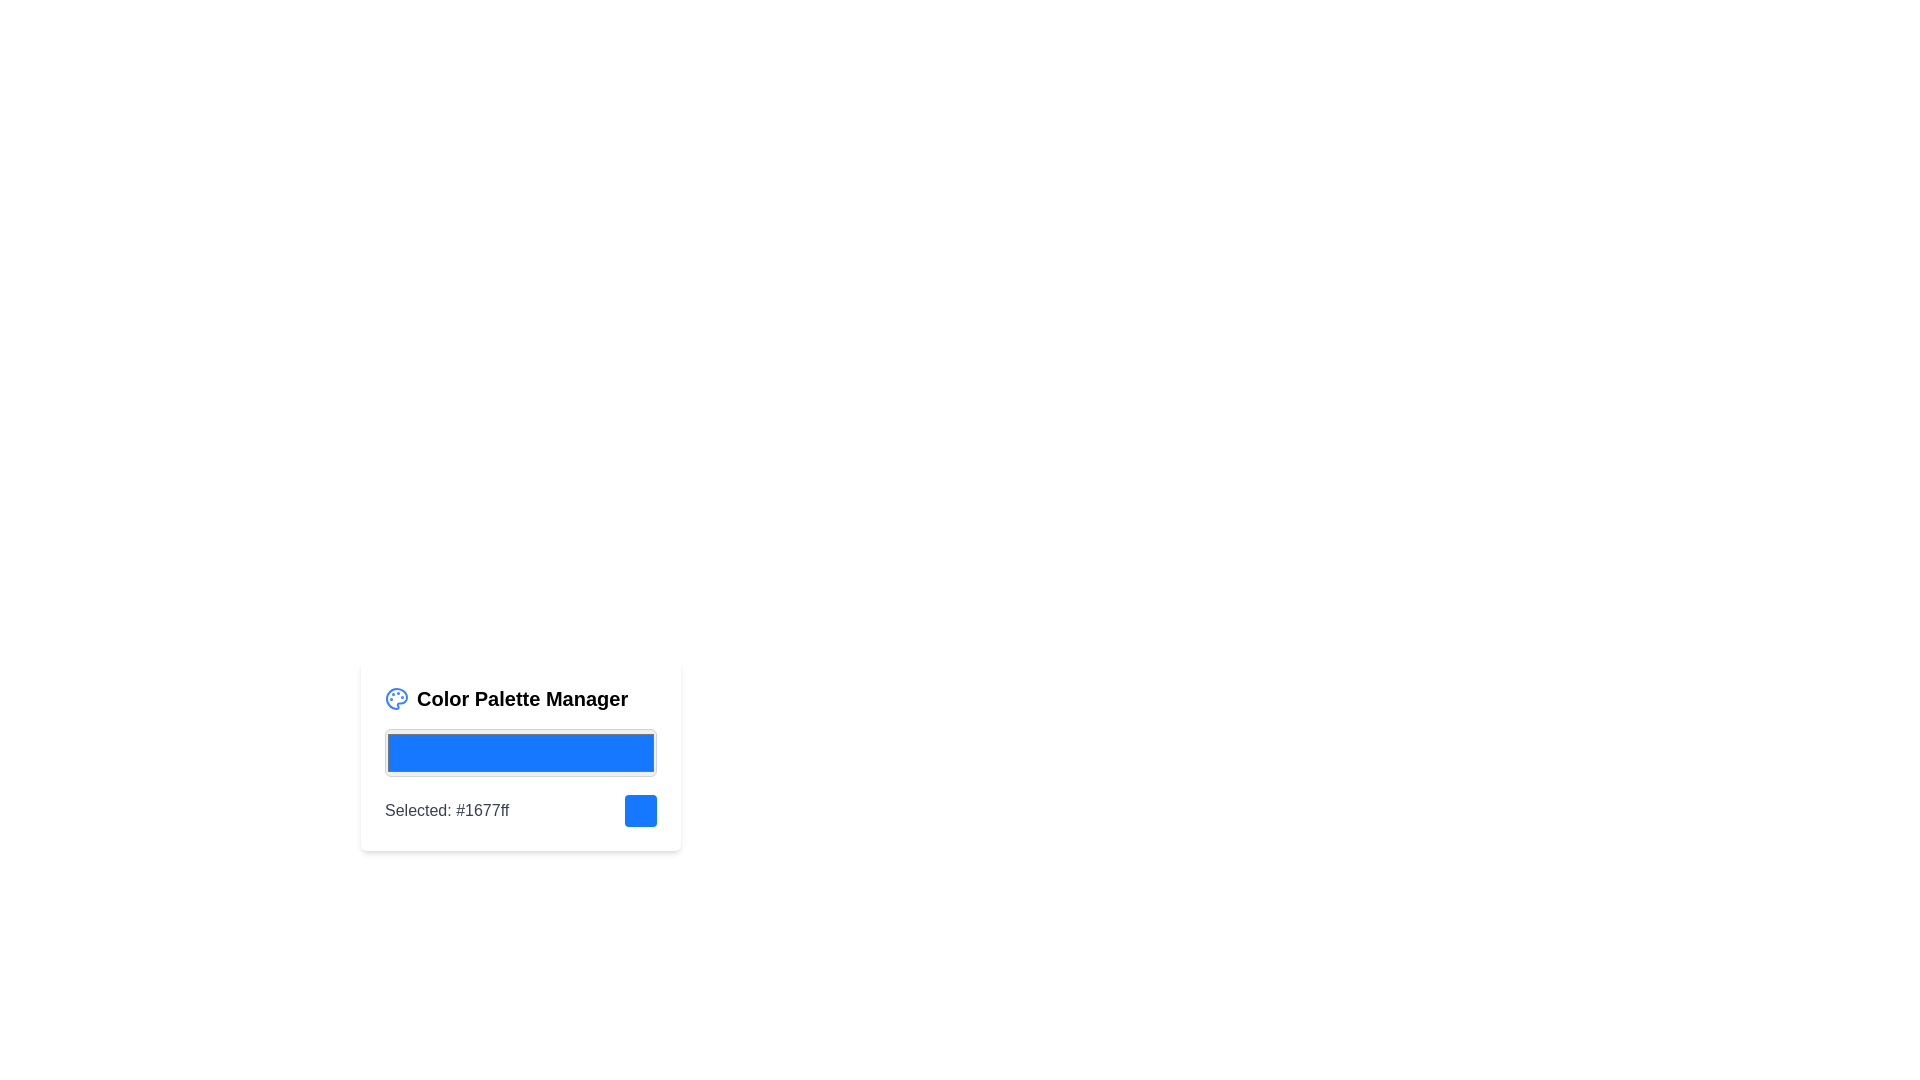 The height and width of the screenshot is (1080, 1920). Describe the element at coordinates (446, 810) in the screenshot. I see `the text label displaying 'Selected: #1677ff'` at that location.